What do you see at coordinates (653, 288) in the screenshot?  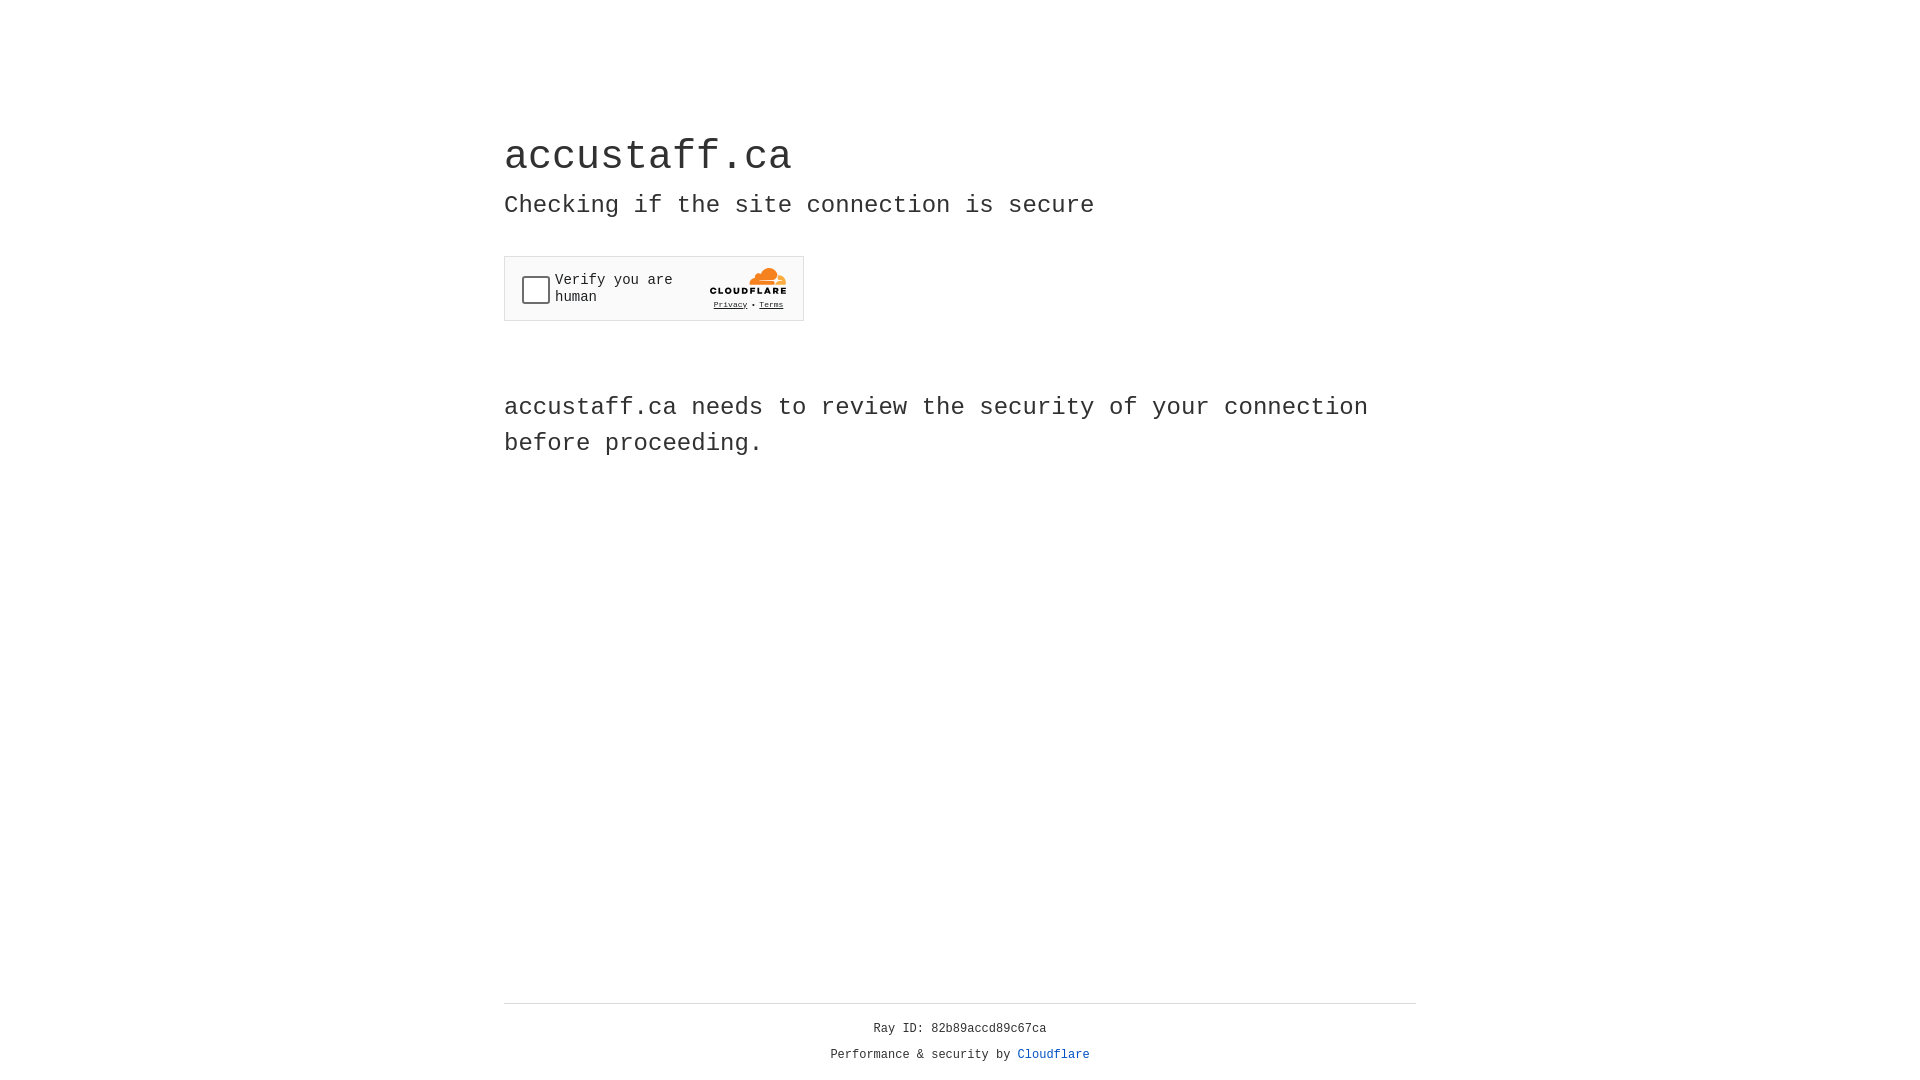 I see `'Widget containing a Cloudflare security challenge'` at bounding box center [653, 288].